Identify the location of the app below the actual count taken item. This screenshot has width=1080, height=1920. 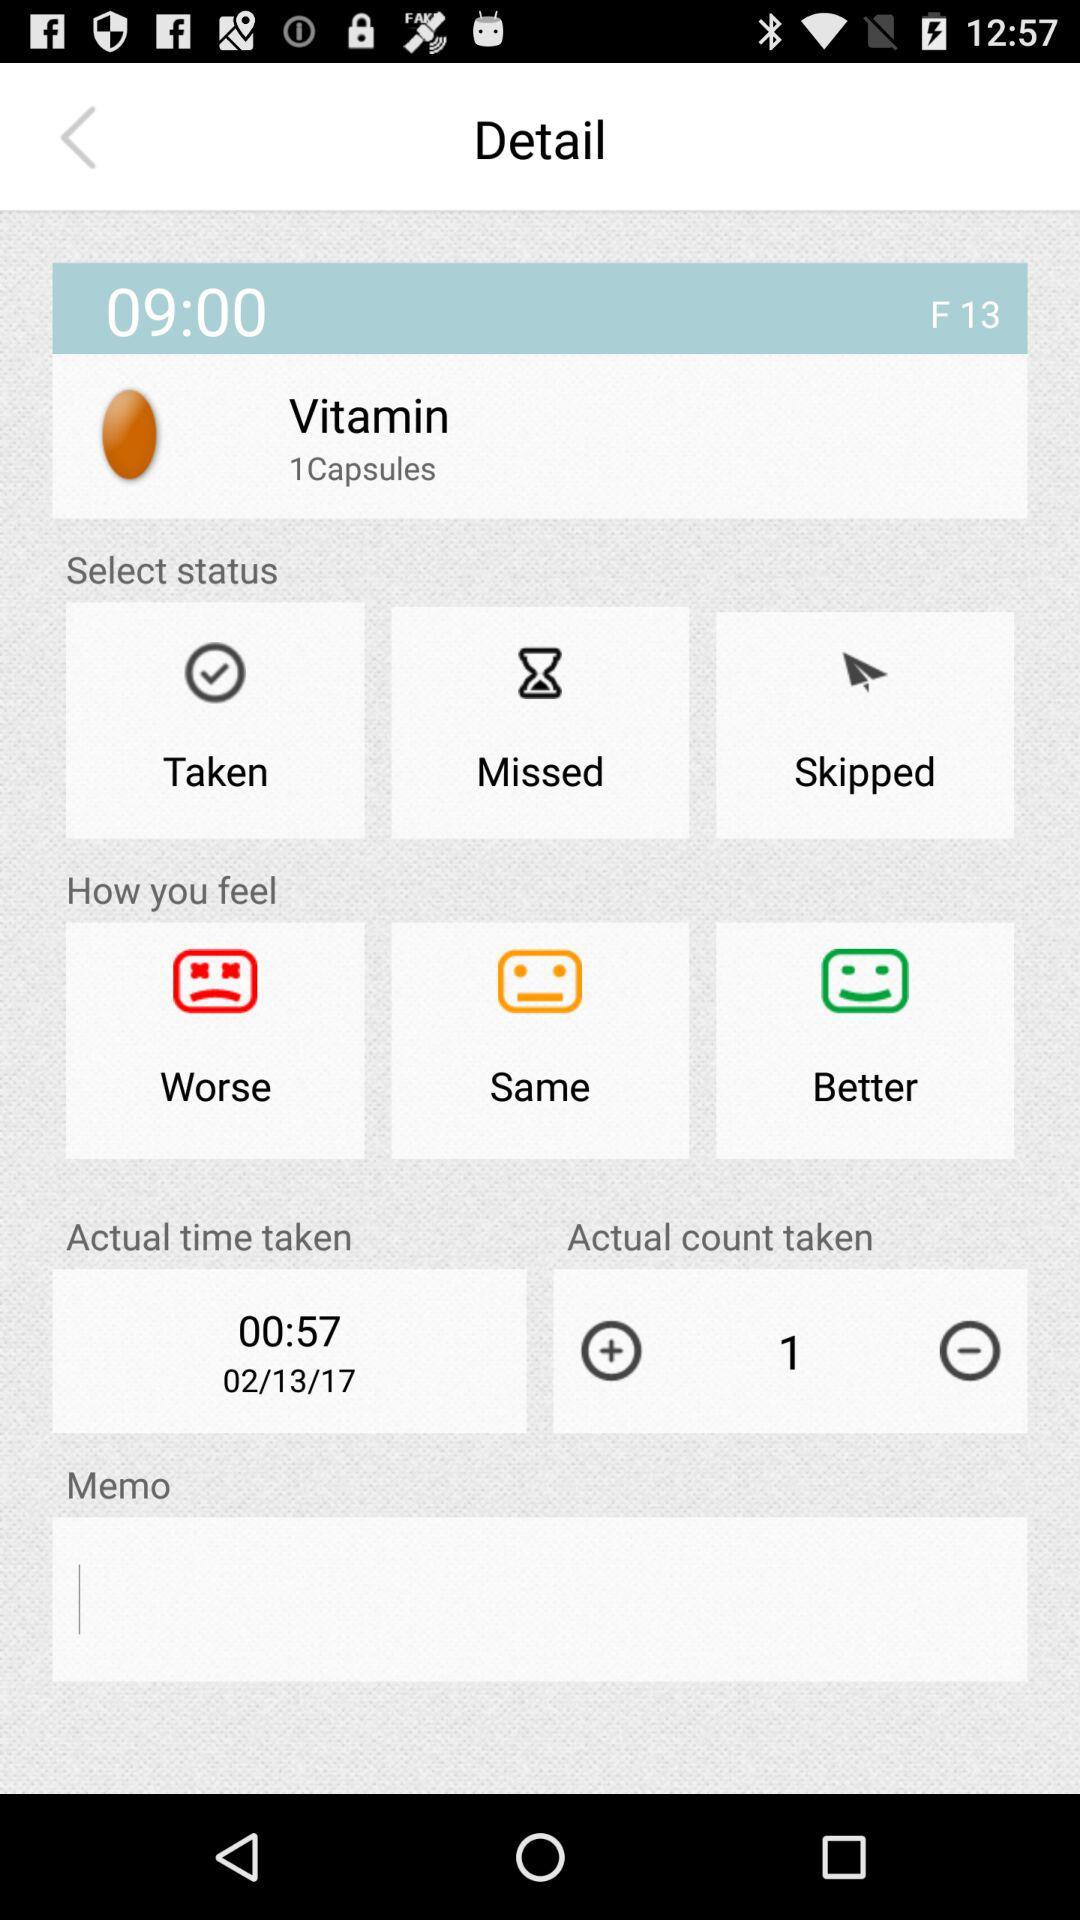
(969, 1350).